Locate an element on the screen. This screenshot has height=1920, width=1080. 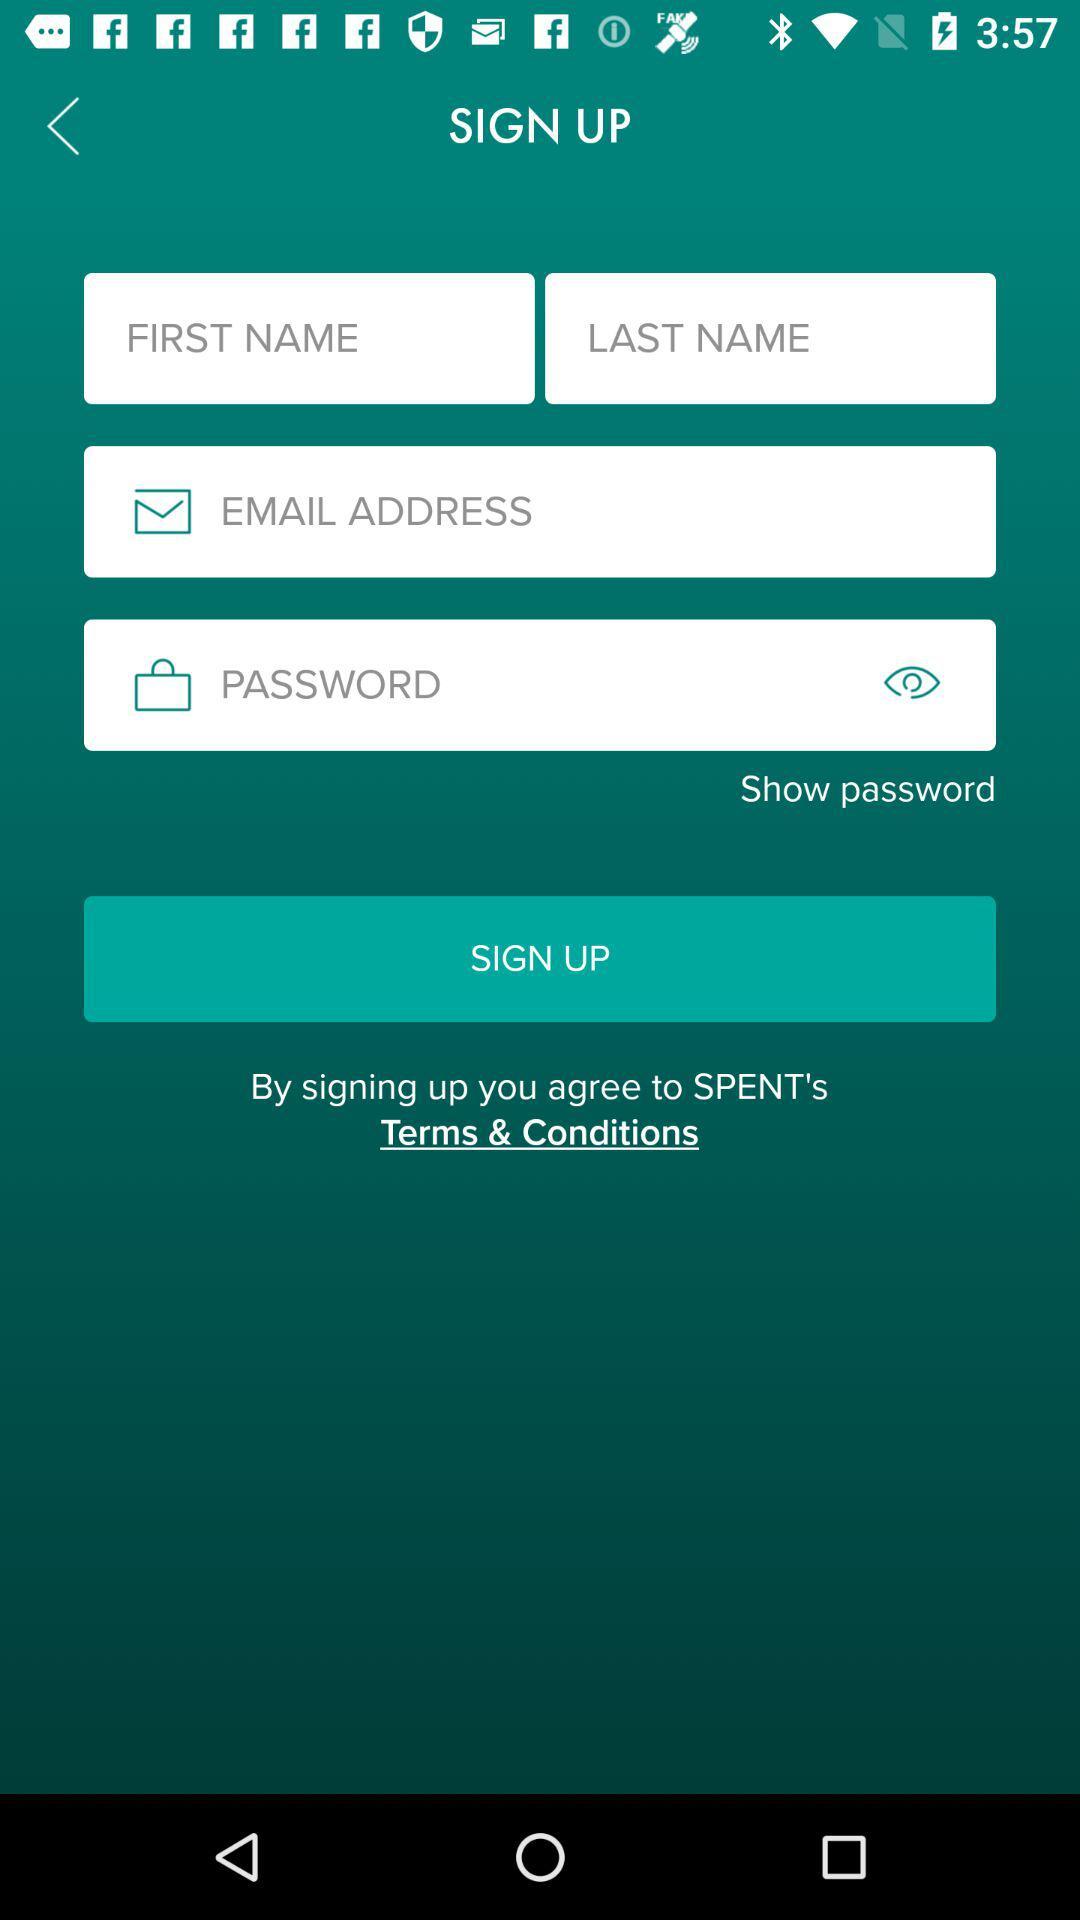
the show password is located at coordinates (540, 788).